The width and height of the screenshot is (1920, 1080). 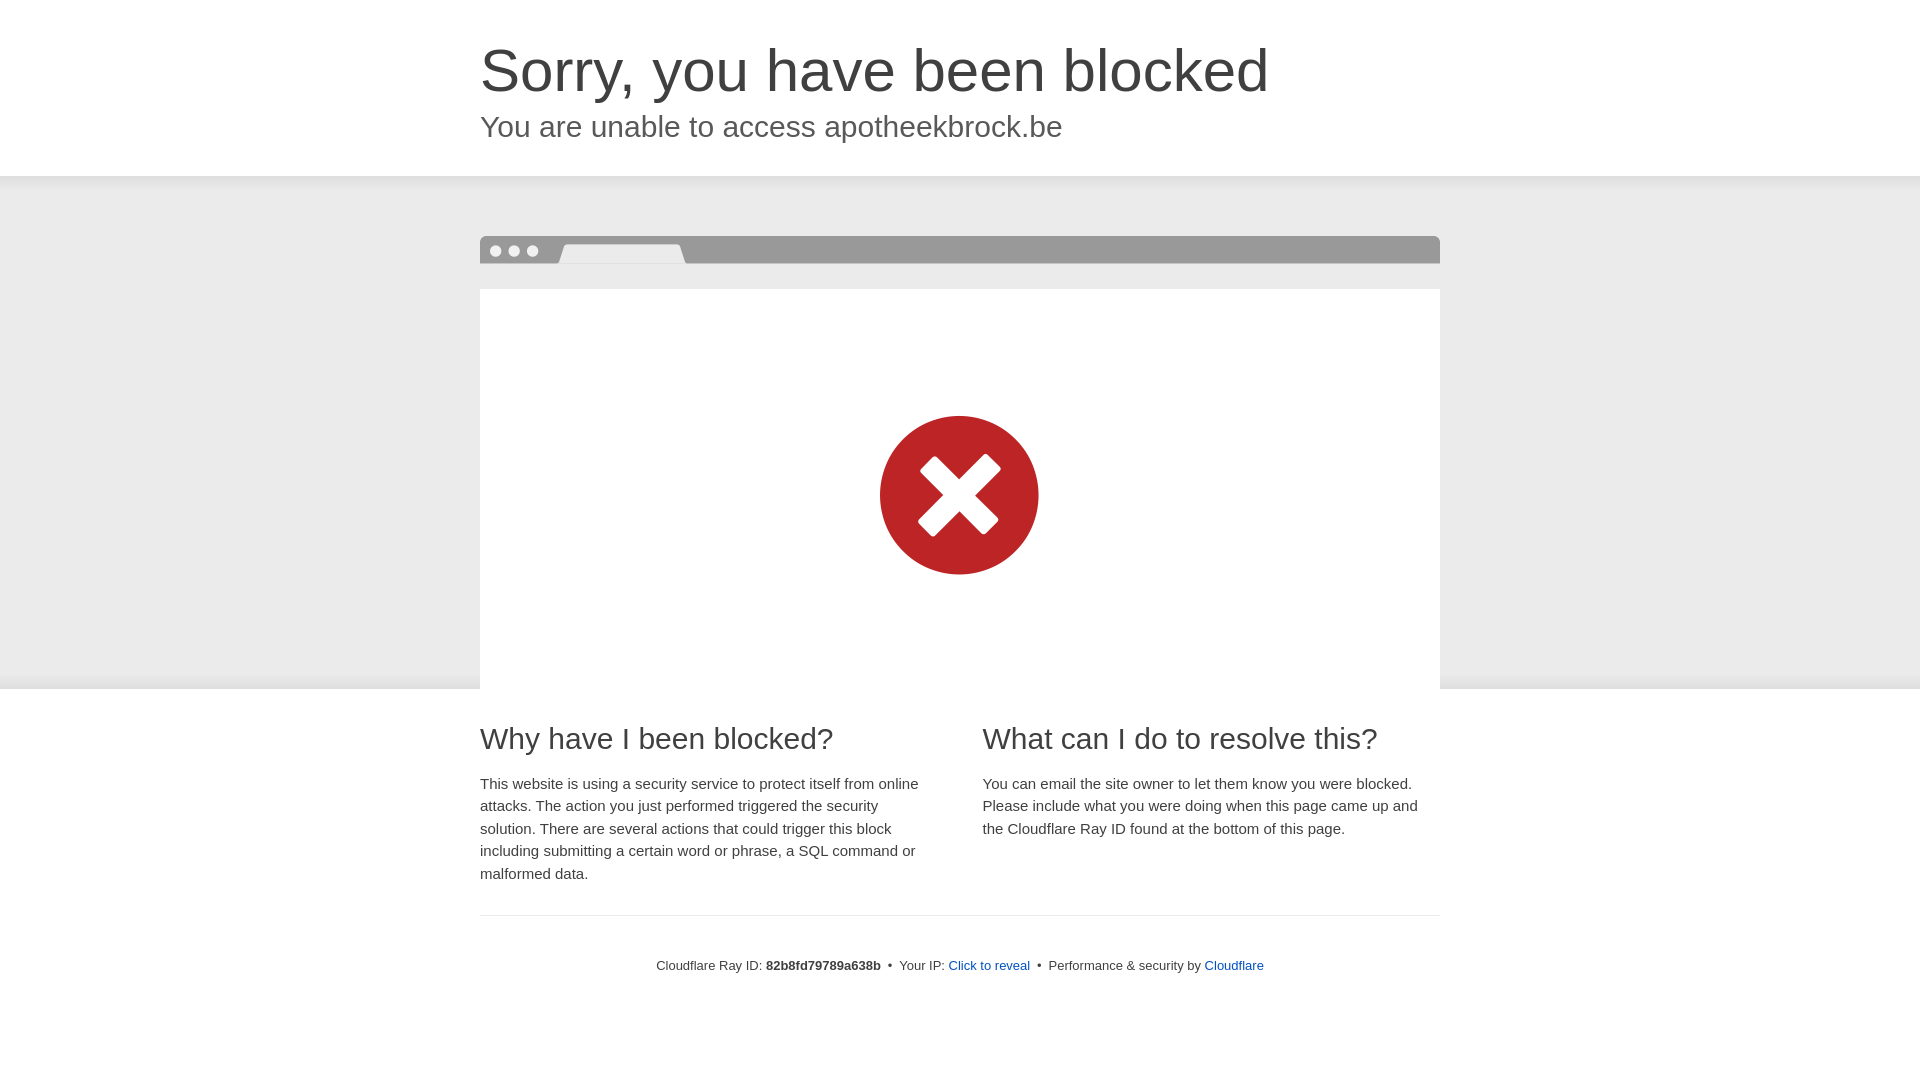 I want to click on 'Click to reveal', so click(x=989, y=964).